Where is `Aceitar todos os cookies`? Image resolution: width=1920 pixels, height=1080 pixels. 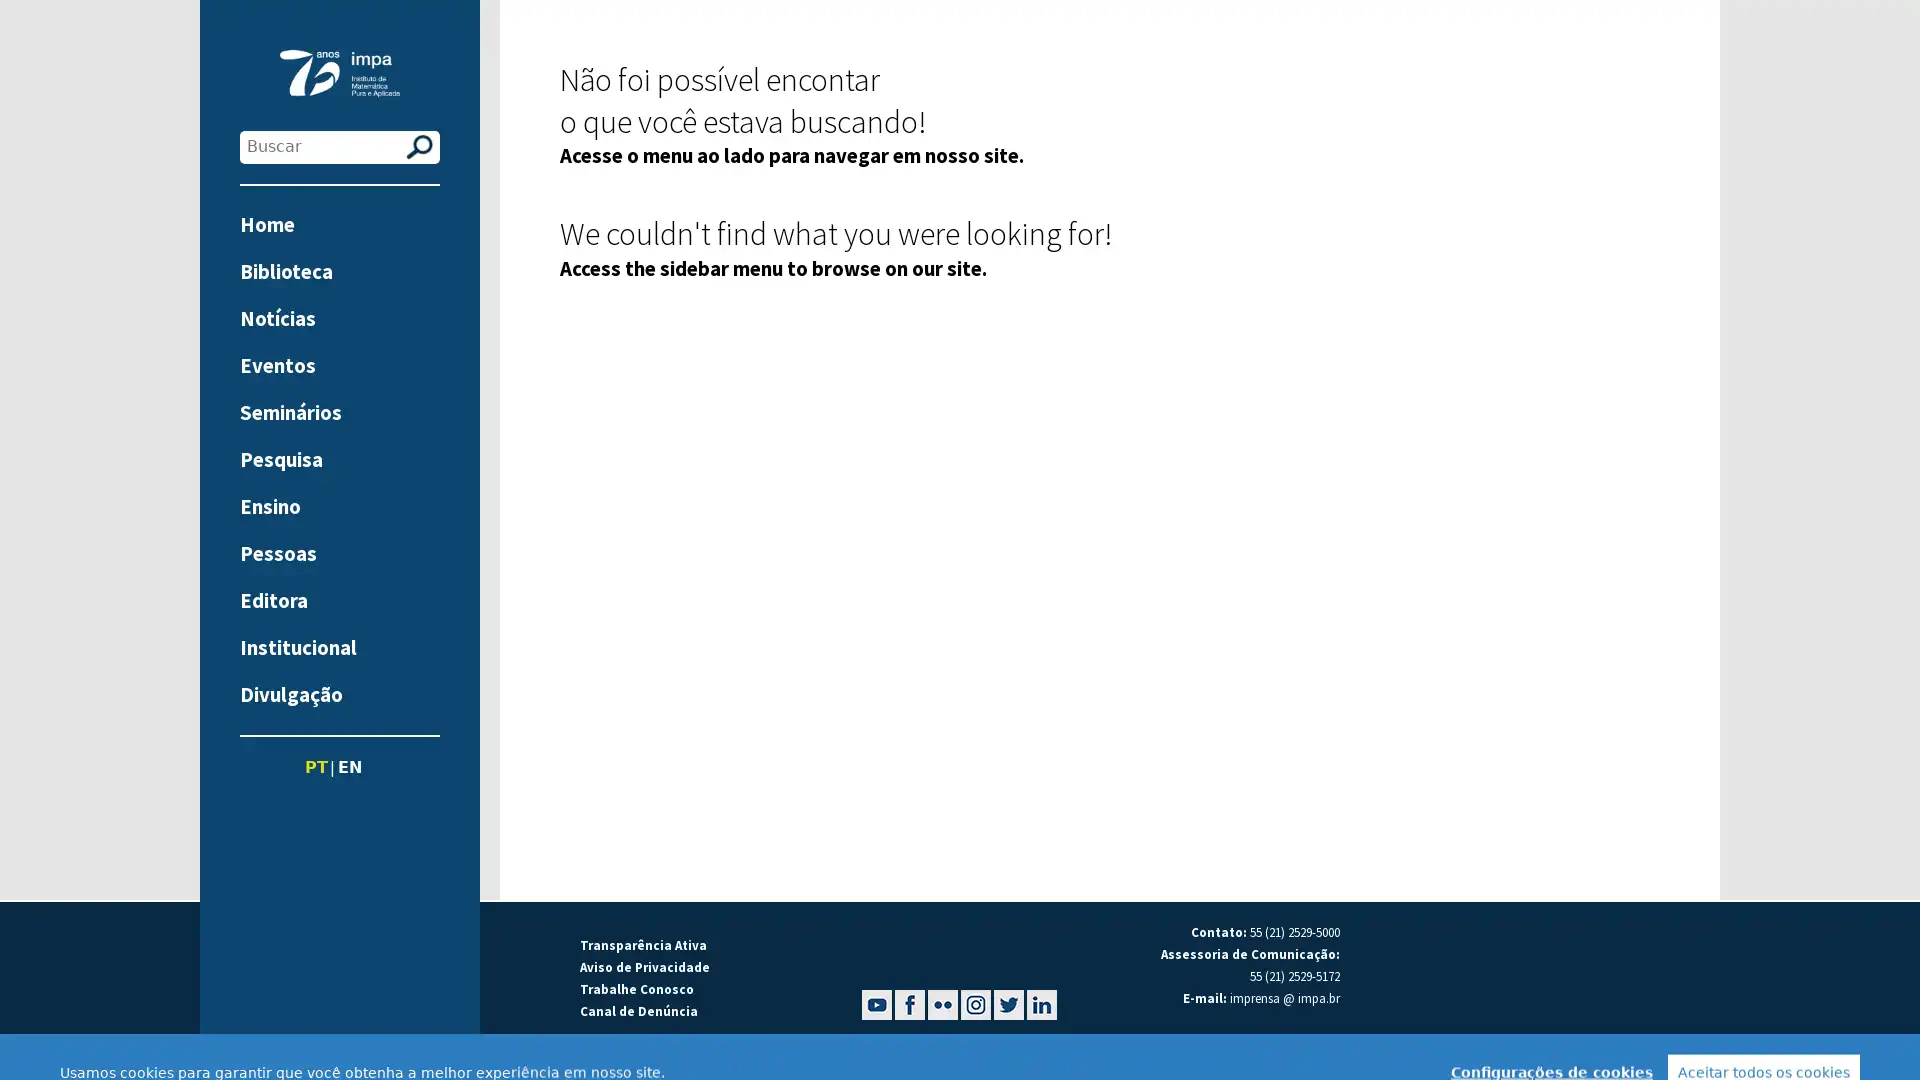 Aceitar todos os cookies is located at coordinates (1763, 1040).